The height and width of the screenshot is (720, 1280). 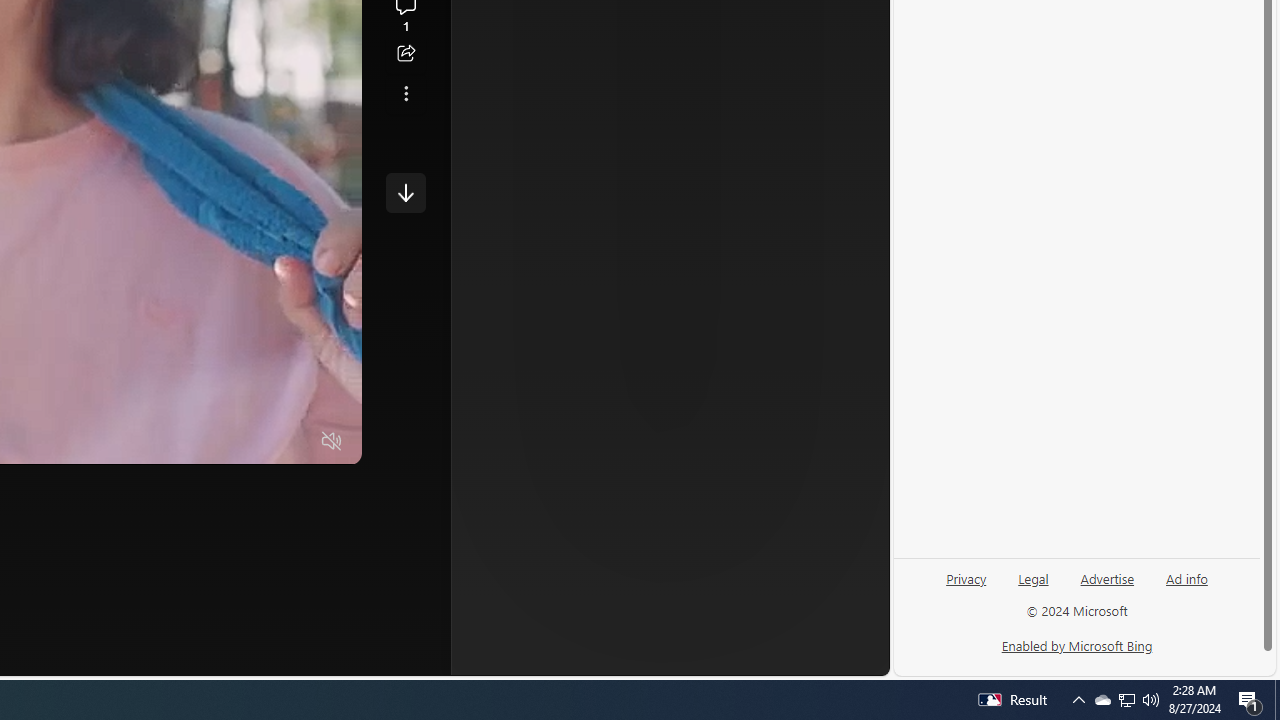 I want to click on 'Unmute', so click(x=332, y=441).